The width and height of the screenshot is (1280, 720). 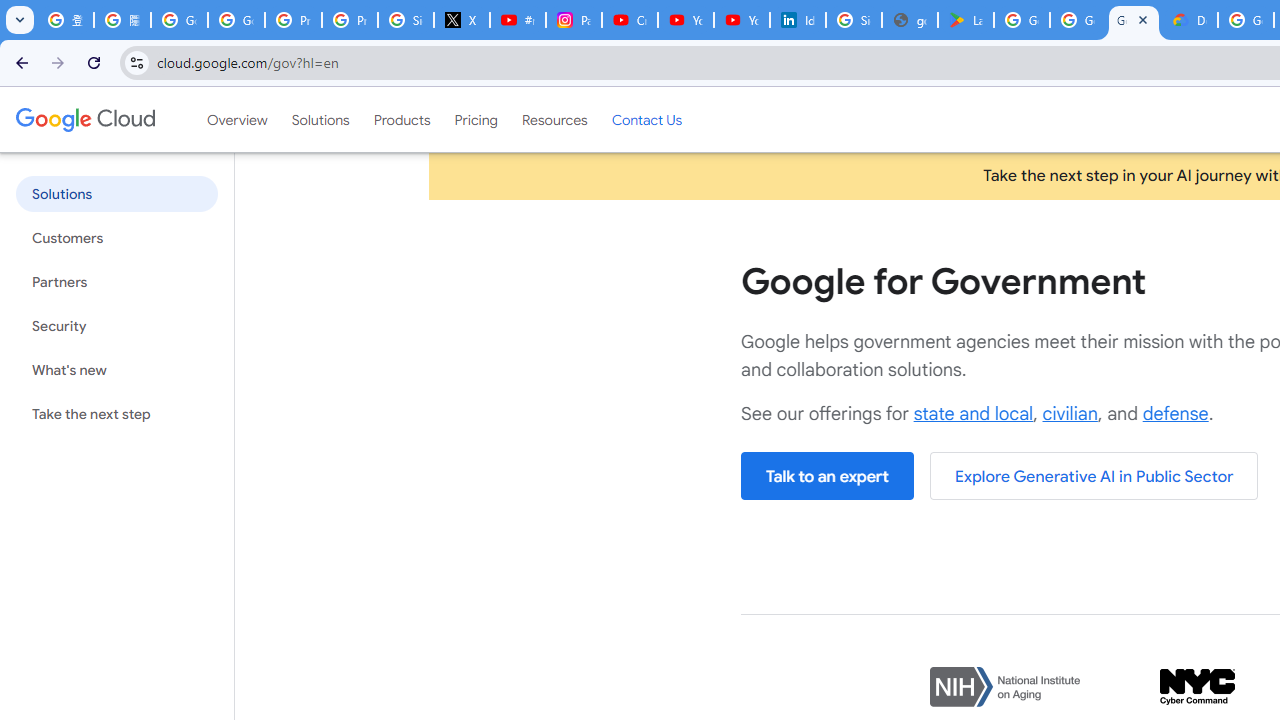 What do you see at coordinates (1069, 412) in the screenshot?
I see `'civilian'` at bounding box center [1069, 412].